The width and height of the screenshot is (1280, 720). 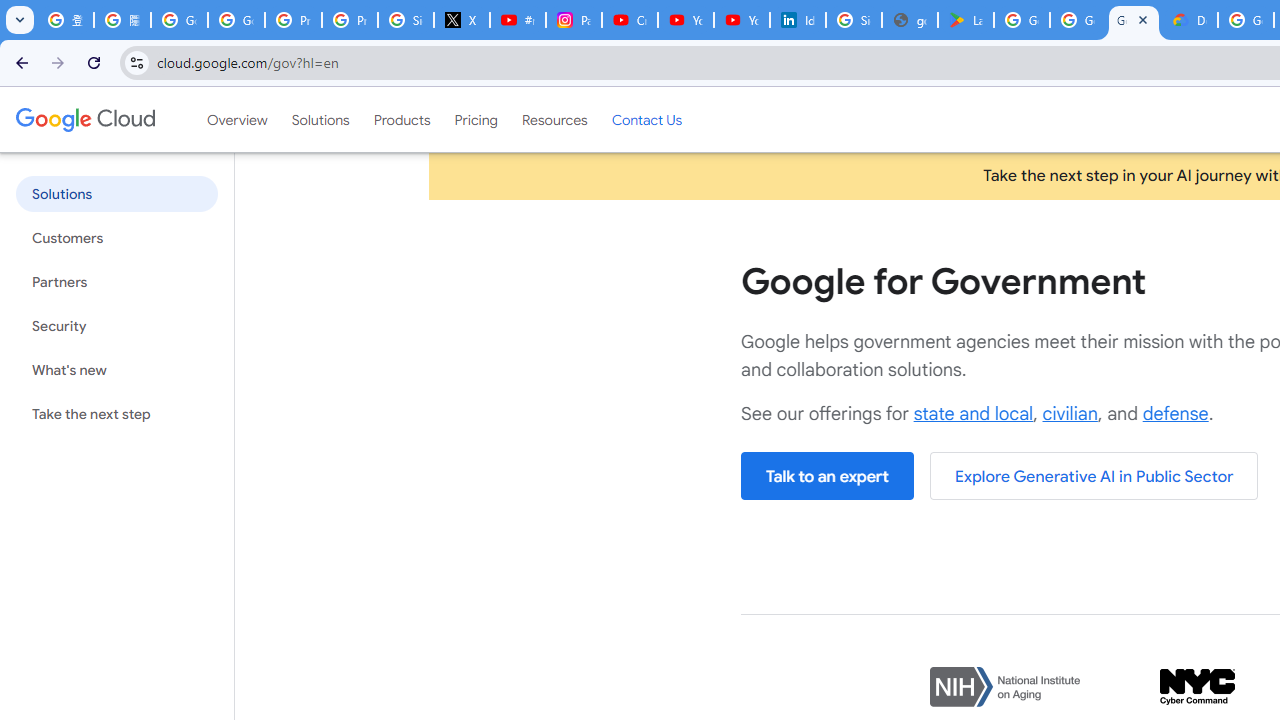 What do you see at coordinates (1069, 412) in the screenshot?
I see `'civilian'` at bounding box center [1069, 412].